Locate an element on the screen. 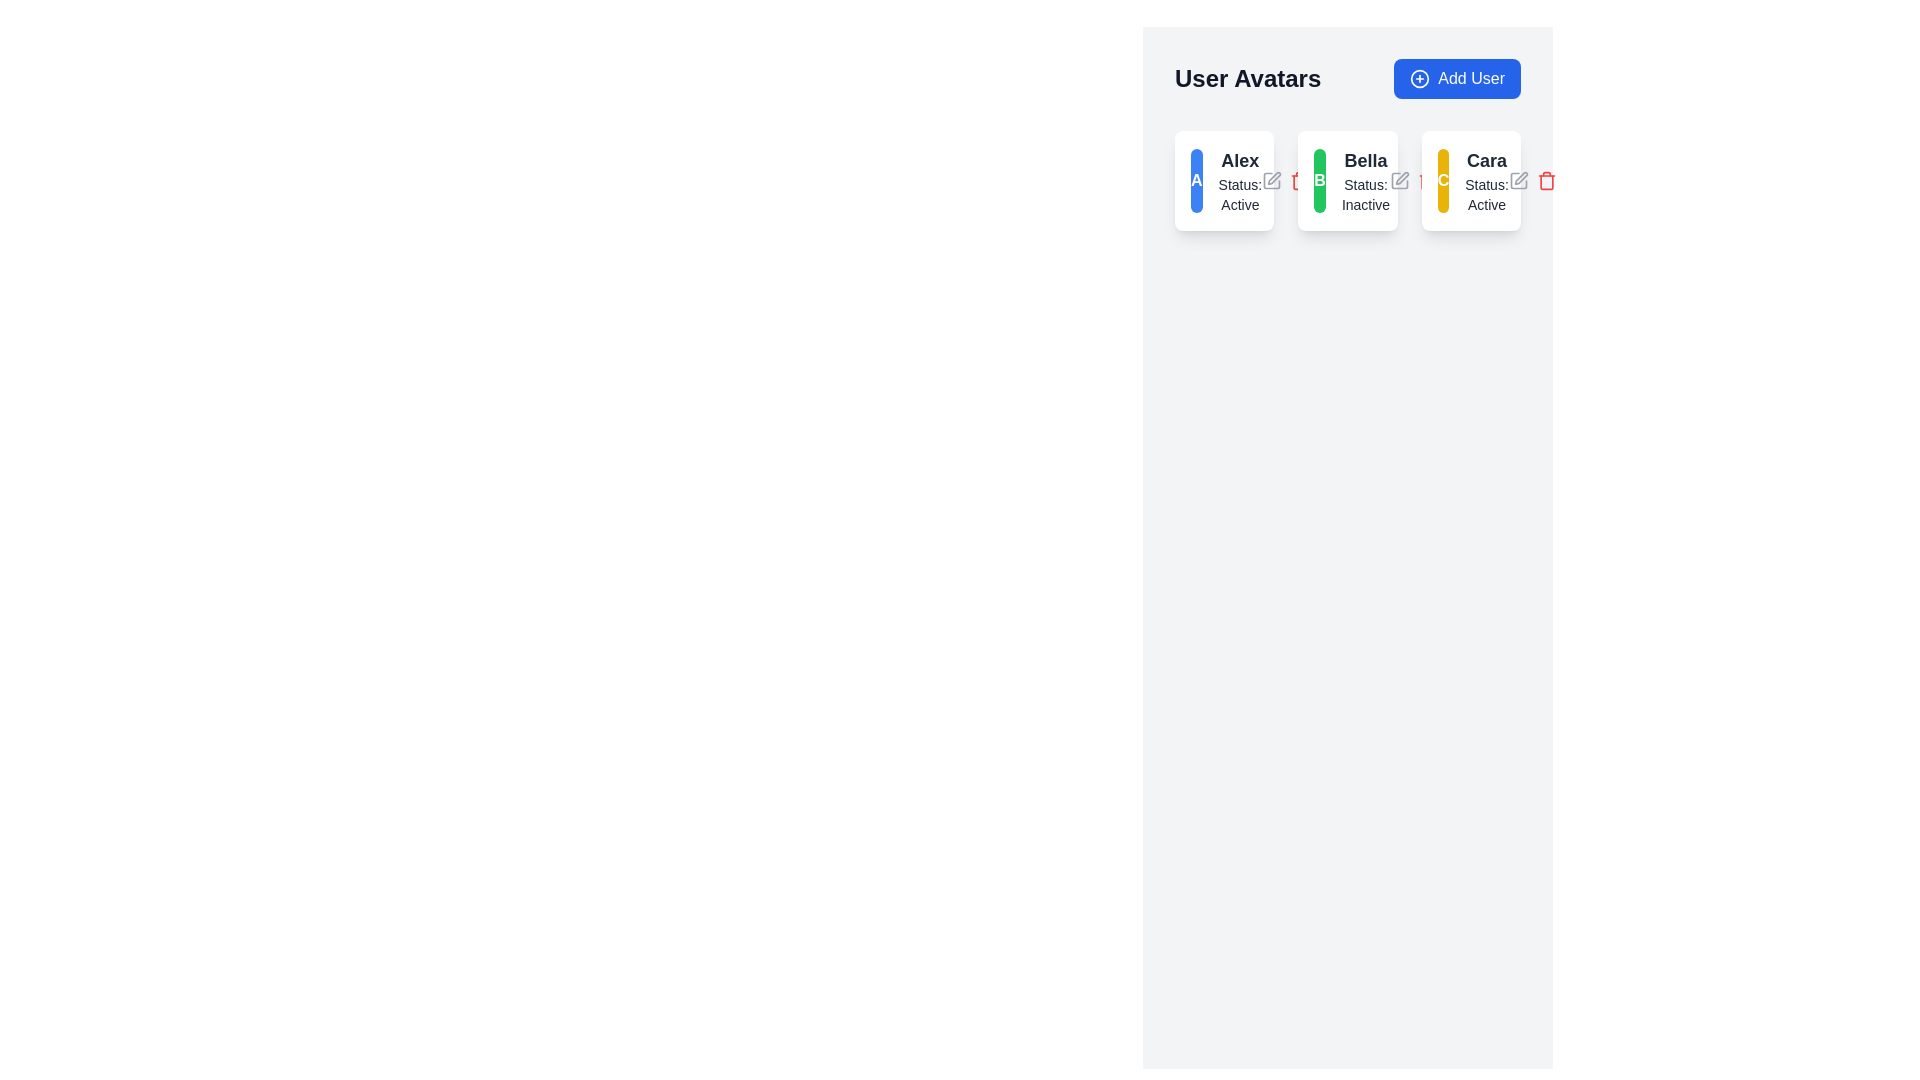 Image resolution: width=1920 pixels, height=1080 pixels. text label displaying 'Status: Active' located below the name 'Cara' in the lower section of the card is located at coordinates (1487, 195).